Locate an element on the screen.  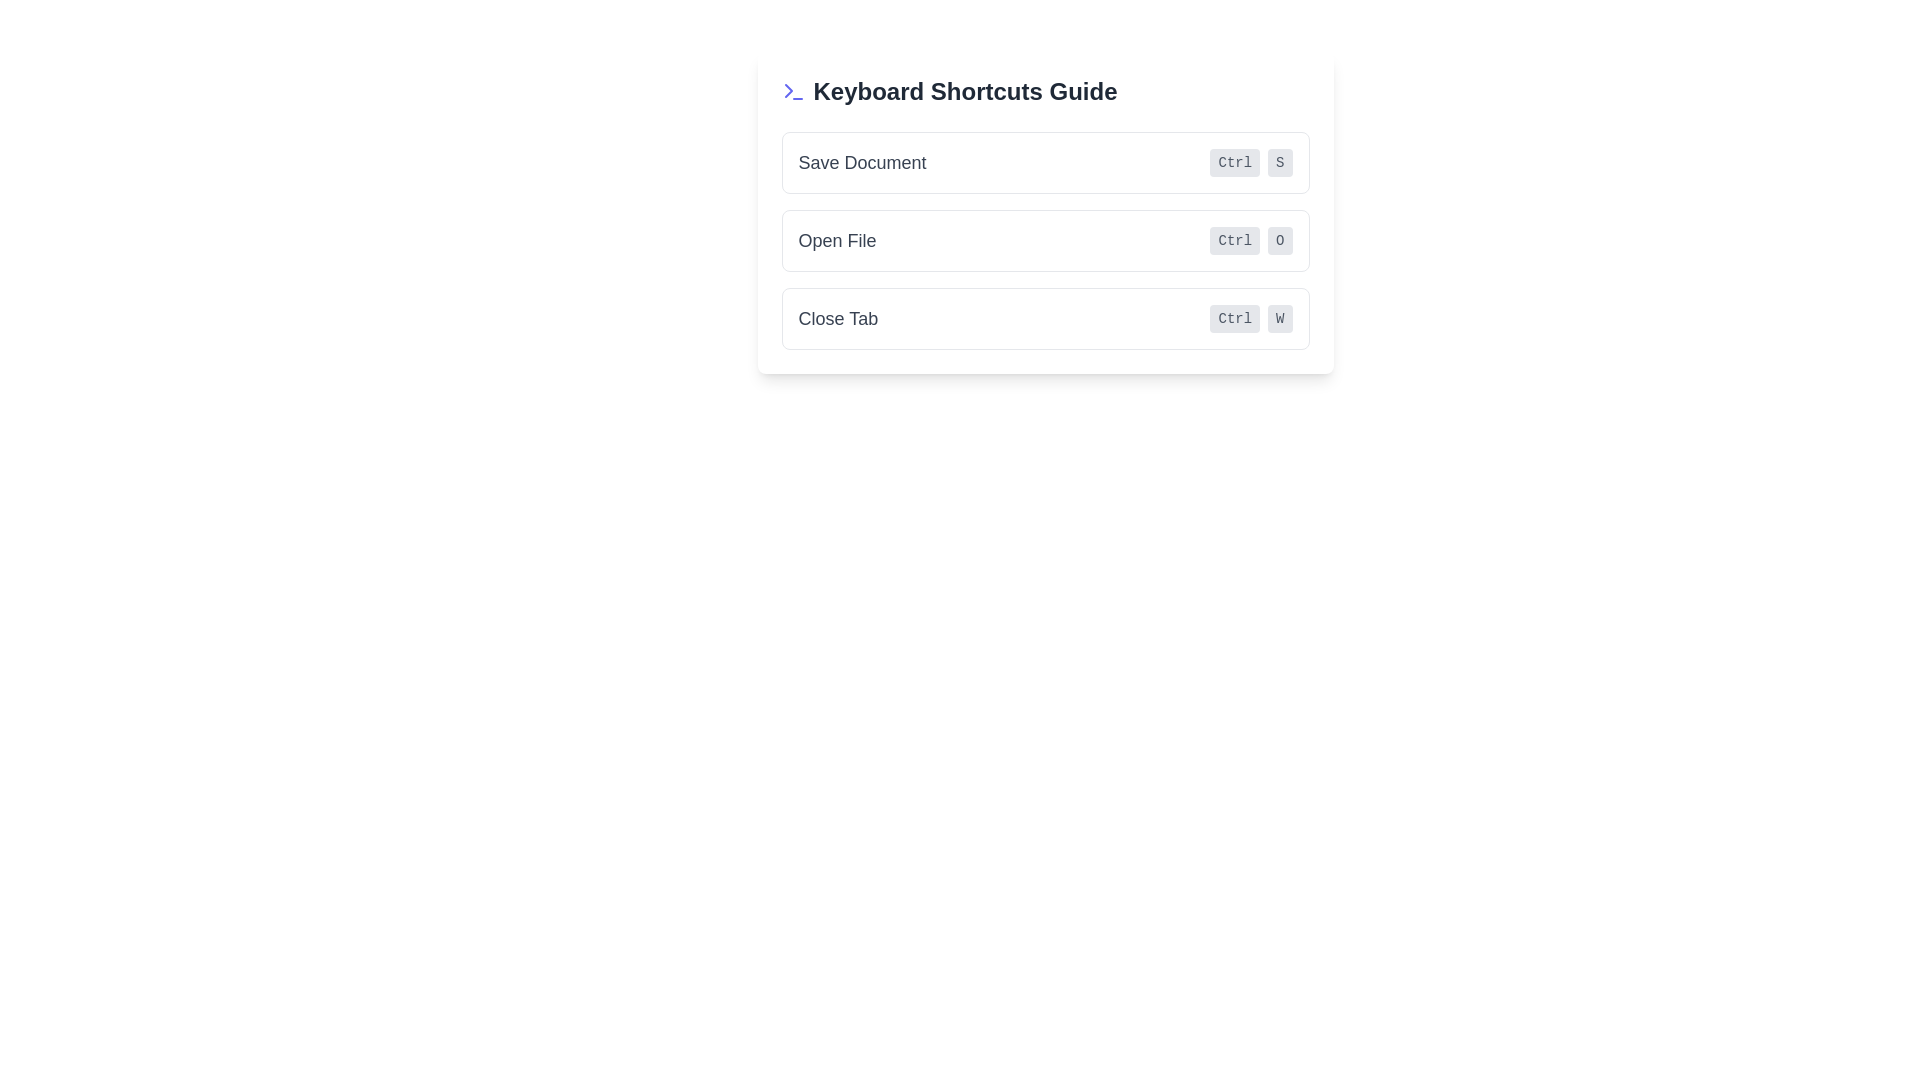
the Keyboard Shortcut Display indicating 'Ctrl + O' for the 'Open File' action, which is located to the right of the 'Open File' label is located at coordinates (1250, 239).